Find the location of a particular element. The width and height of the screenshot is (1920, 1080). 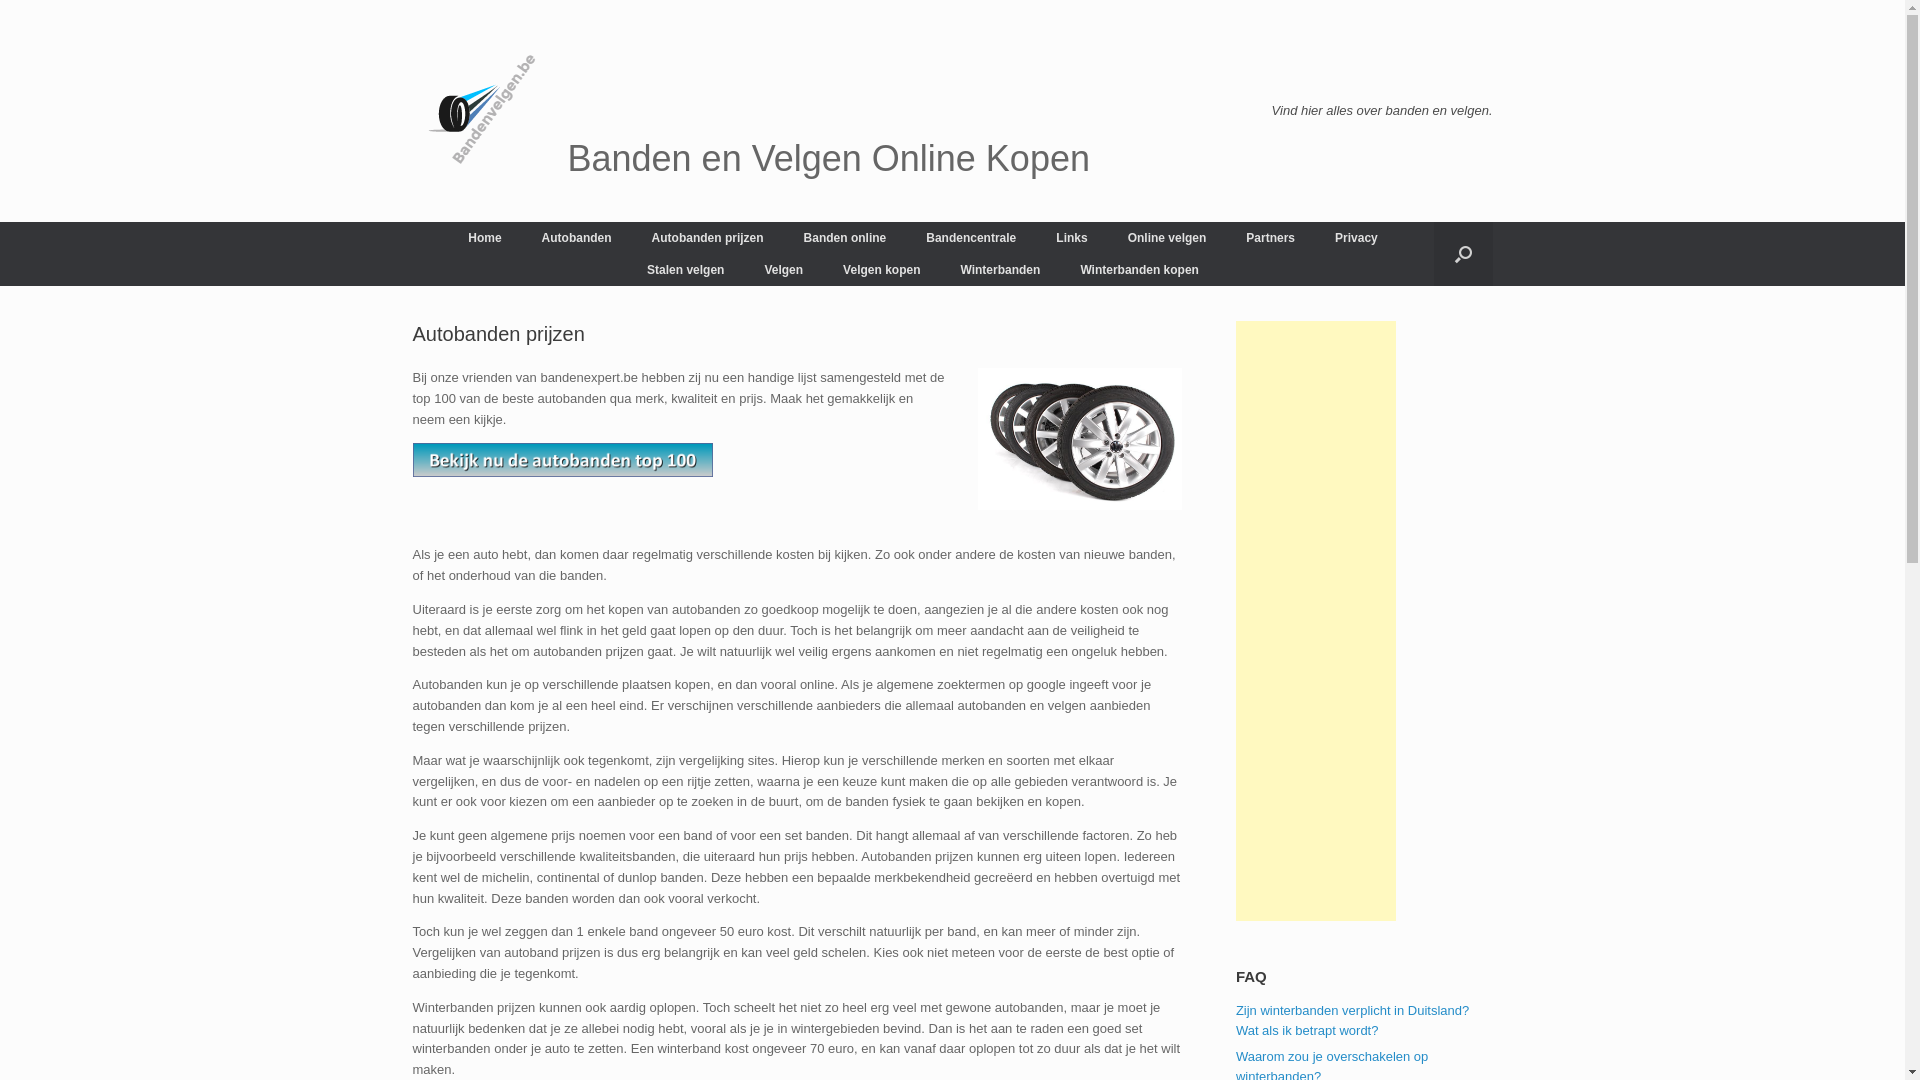

'Winterbanden' is located at coordinates (939, 270).